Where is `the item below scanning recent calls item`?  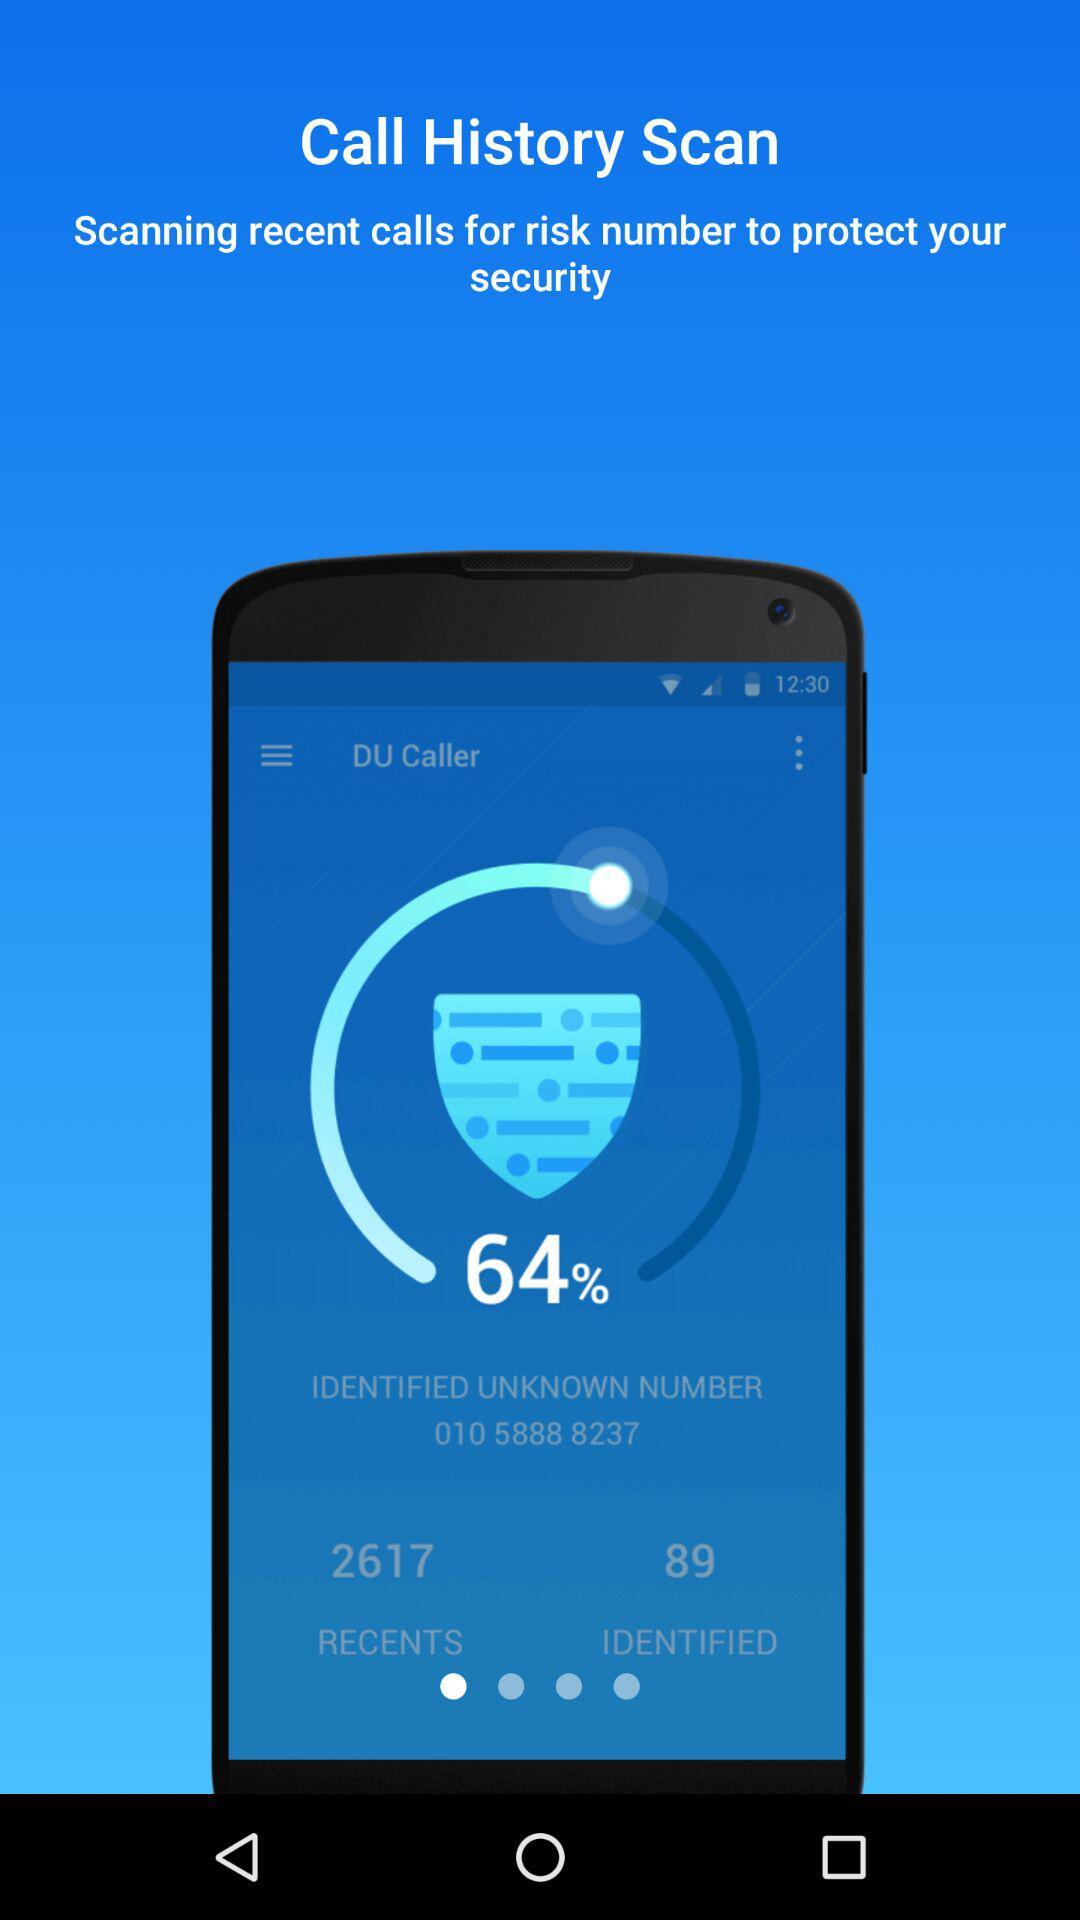 the item below scanning recent calls item is located at coordinates (568, 1685).